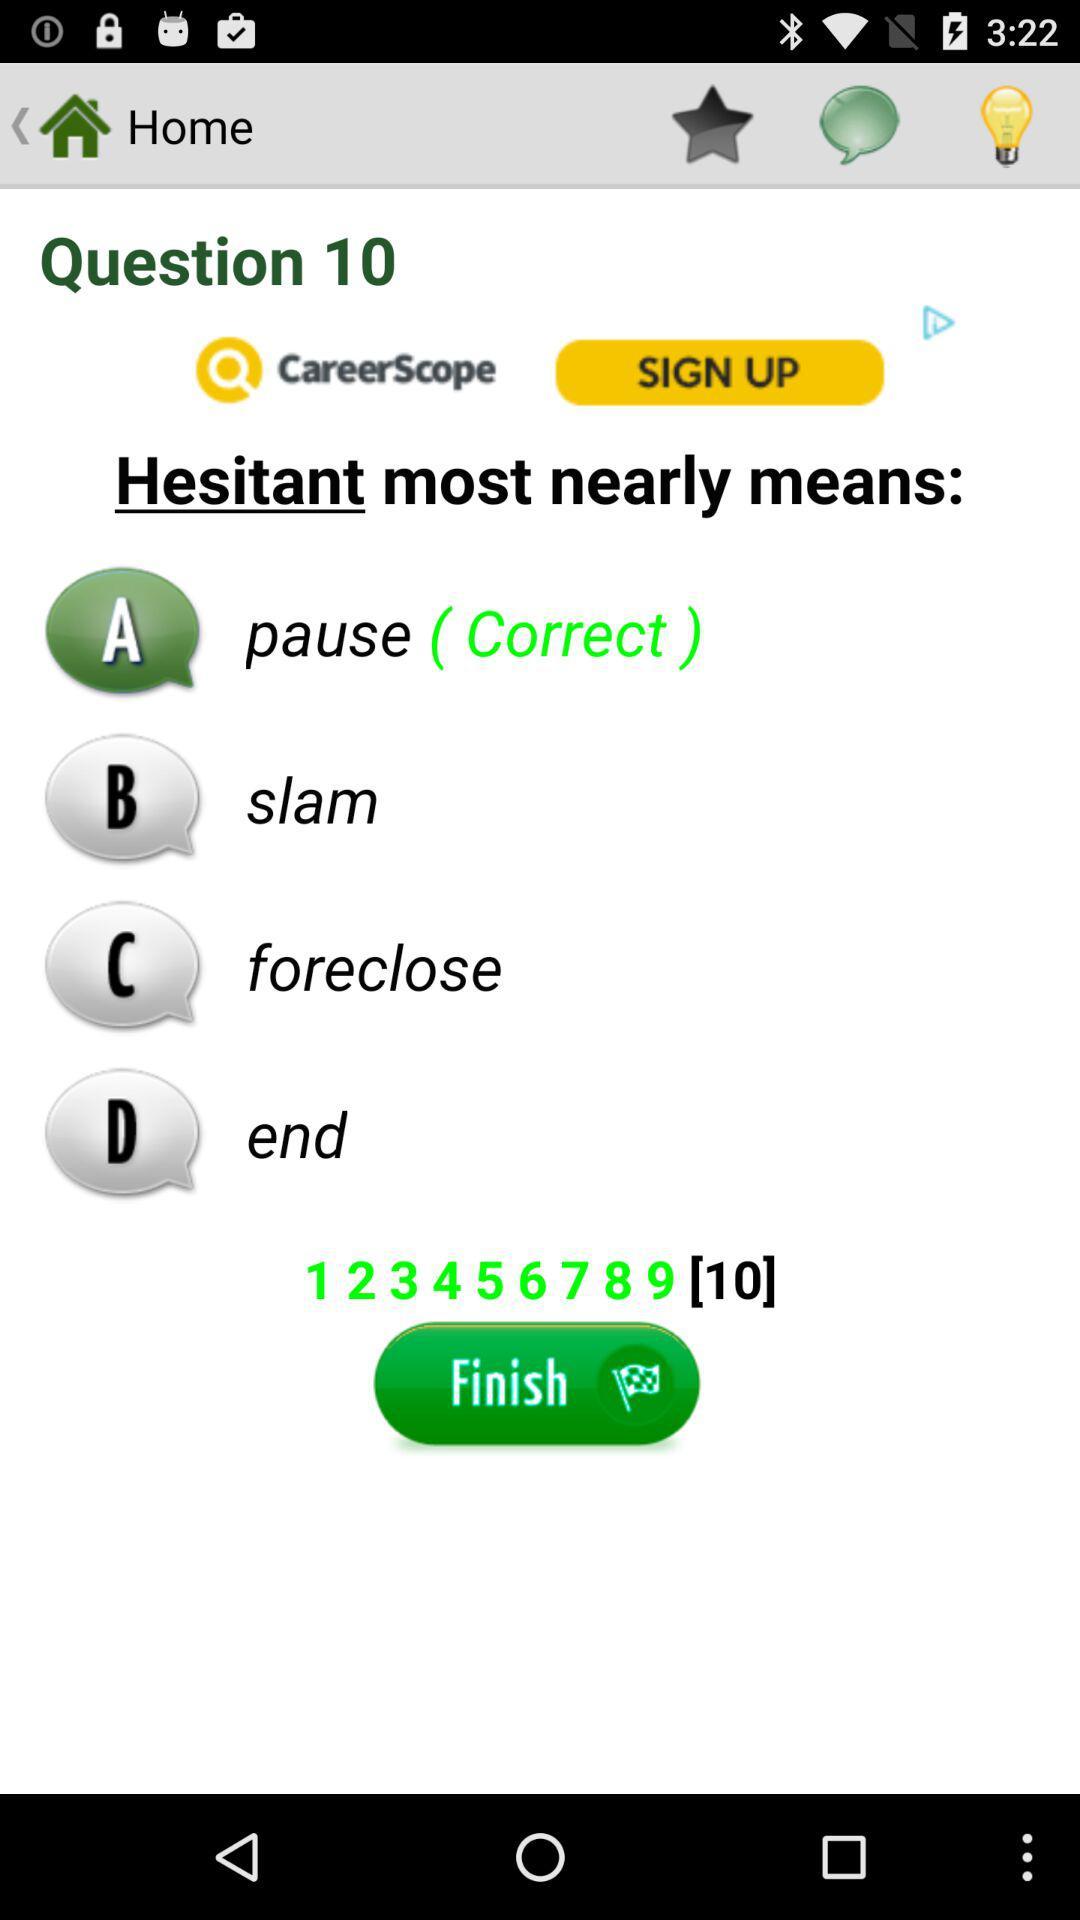 The width and height of the screenshot is (1080, 1920). I want to click on option d, so click(123, 1133).